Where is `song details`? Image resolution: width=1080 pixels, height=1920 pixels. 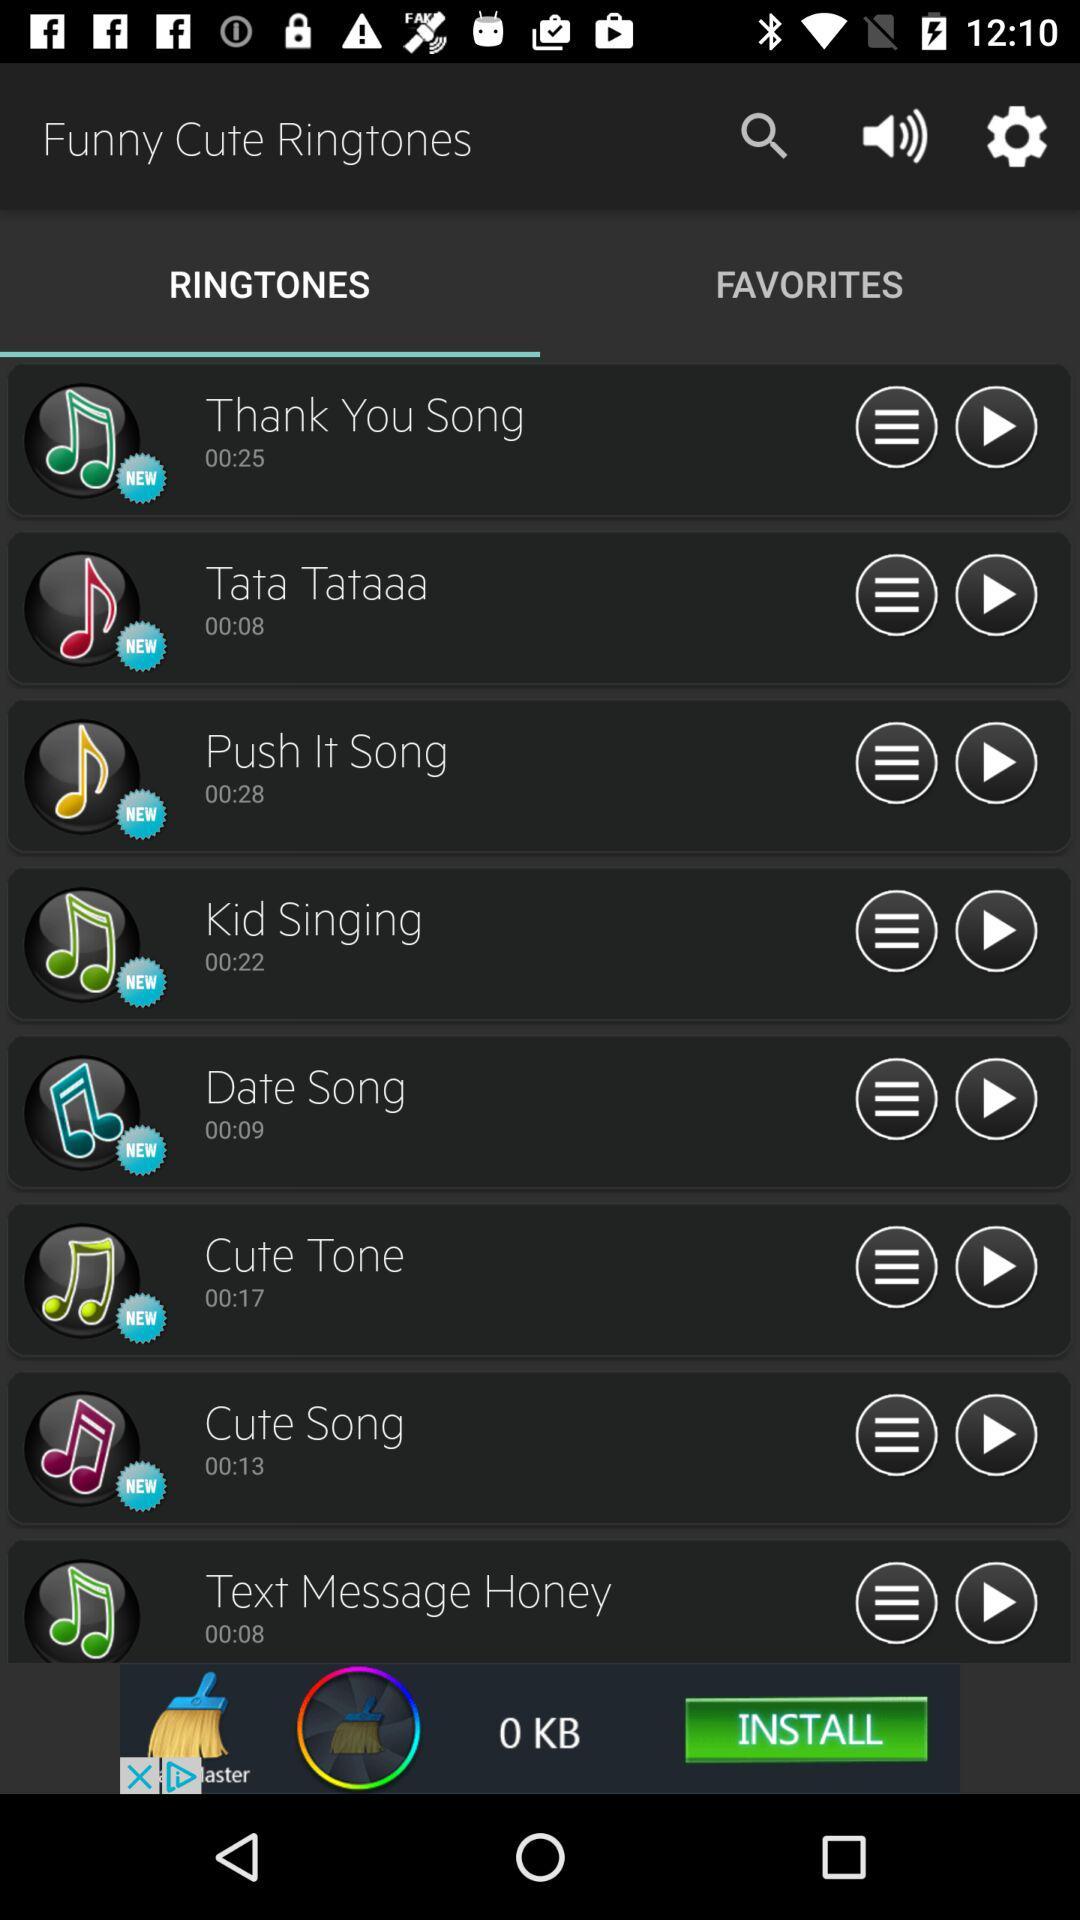 song details is located at coordinates (895, 1267).